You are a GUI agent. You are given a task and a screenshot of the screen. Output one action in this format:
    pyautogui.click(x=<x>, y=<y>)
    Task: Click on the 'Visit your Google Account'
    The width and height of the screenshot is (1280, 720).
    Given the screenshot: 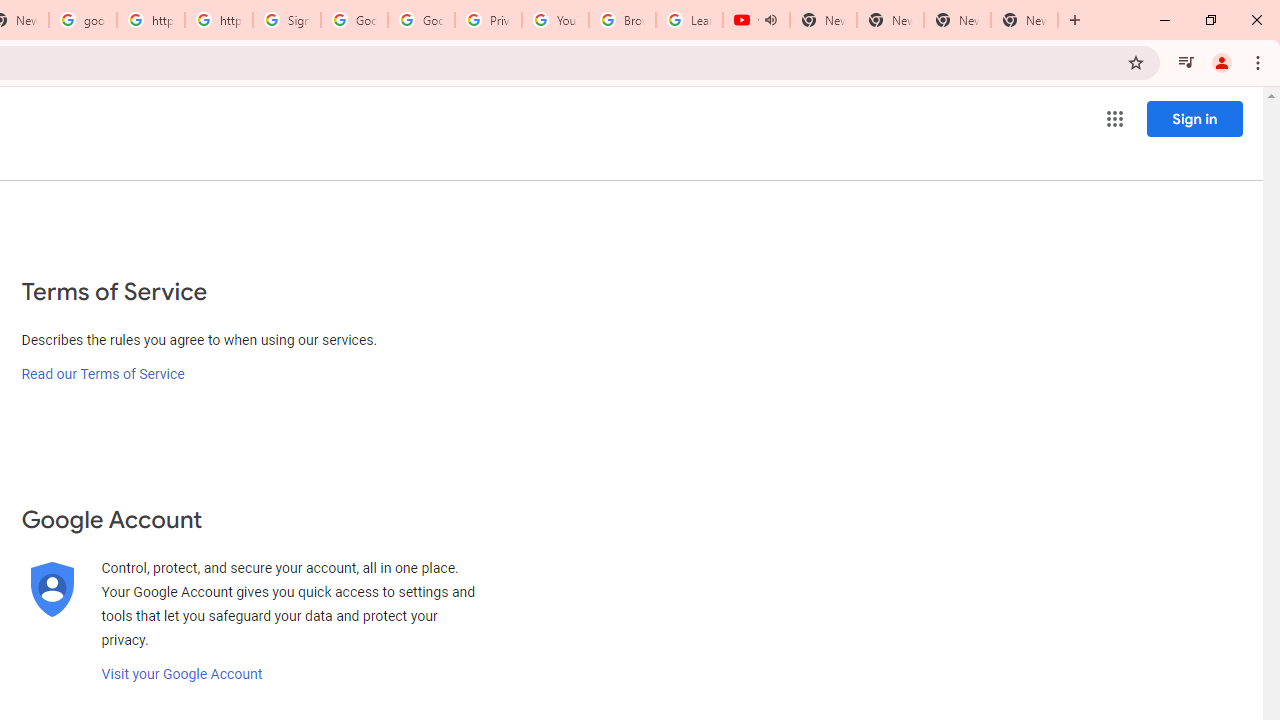 What is the action you would take?
    pyautogui.click(x=181, y=674)
    